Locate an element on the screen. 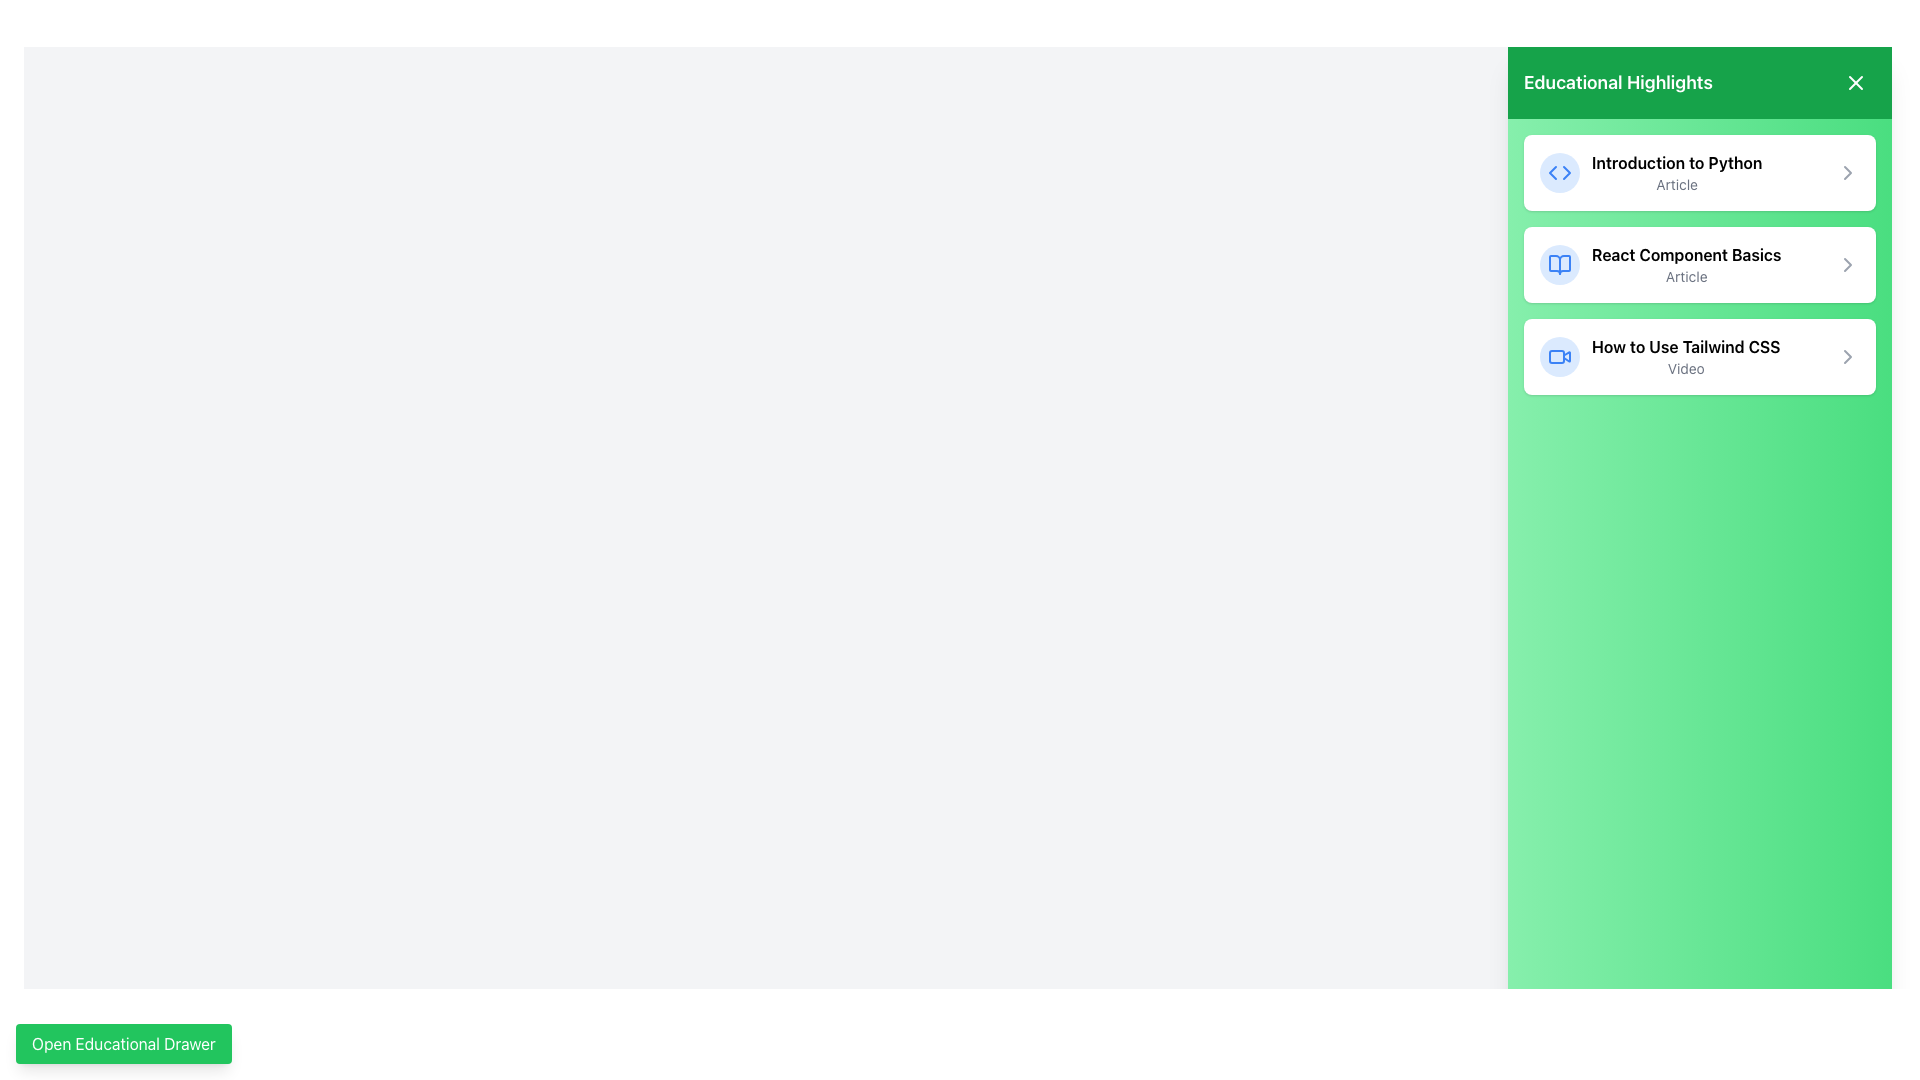 The height and width of the screenshot is (1080, 1920). the text label reading 'Video', which is styled in a smaller, gray font and located below the larger title 'How to Use Tailwind CSS' within a list item is located at coordinates (1685, 369).